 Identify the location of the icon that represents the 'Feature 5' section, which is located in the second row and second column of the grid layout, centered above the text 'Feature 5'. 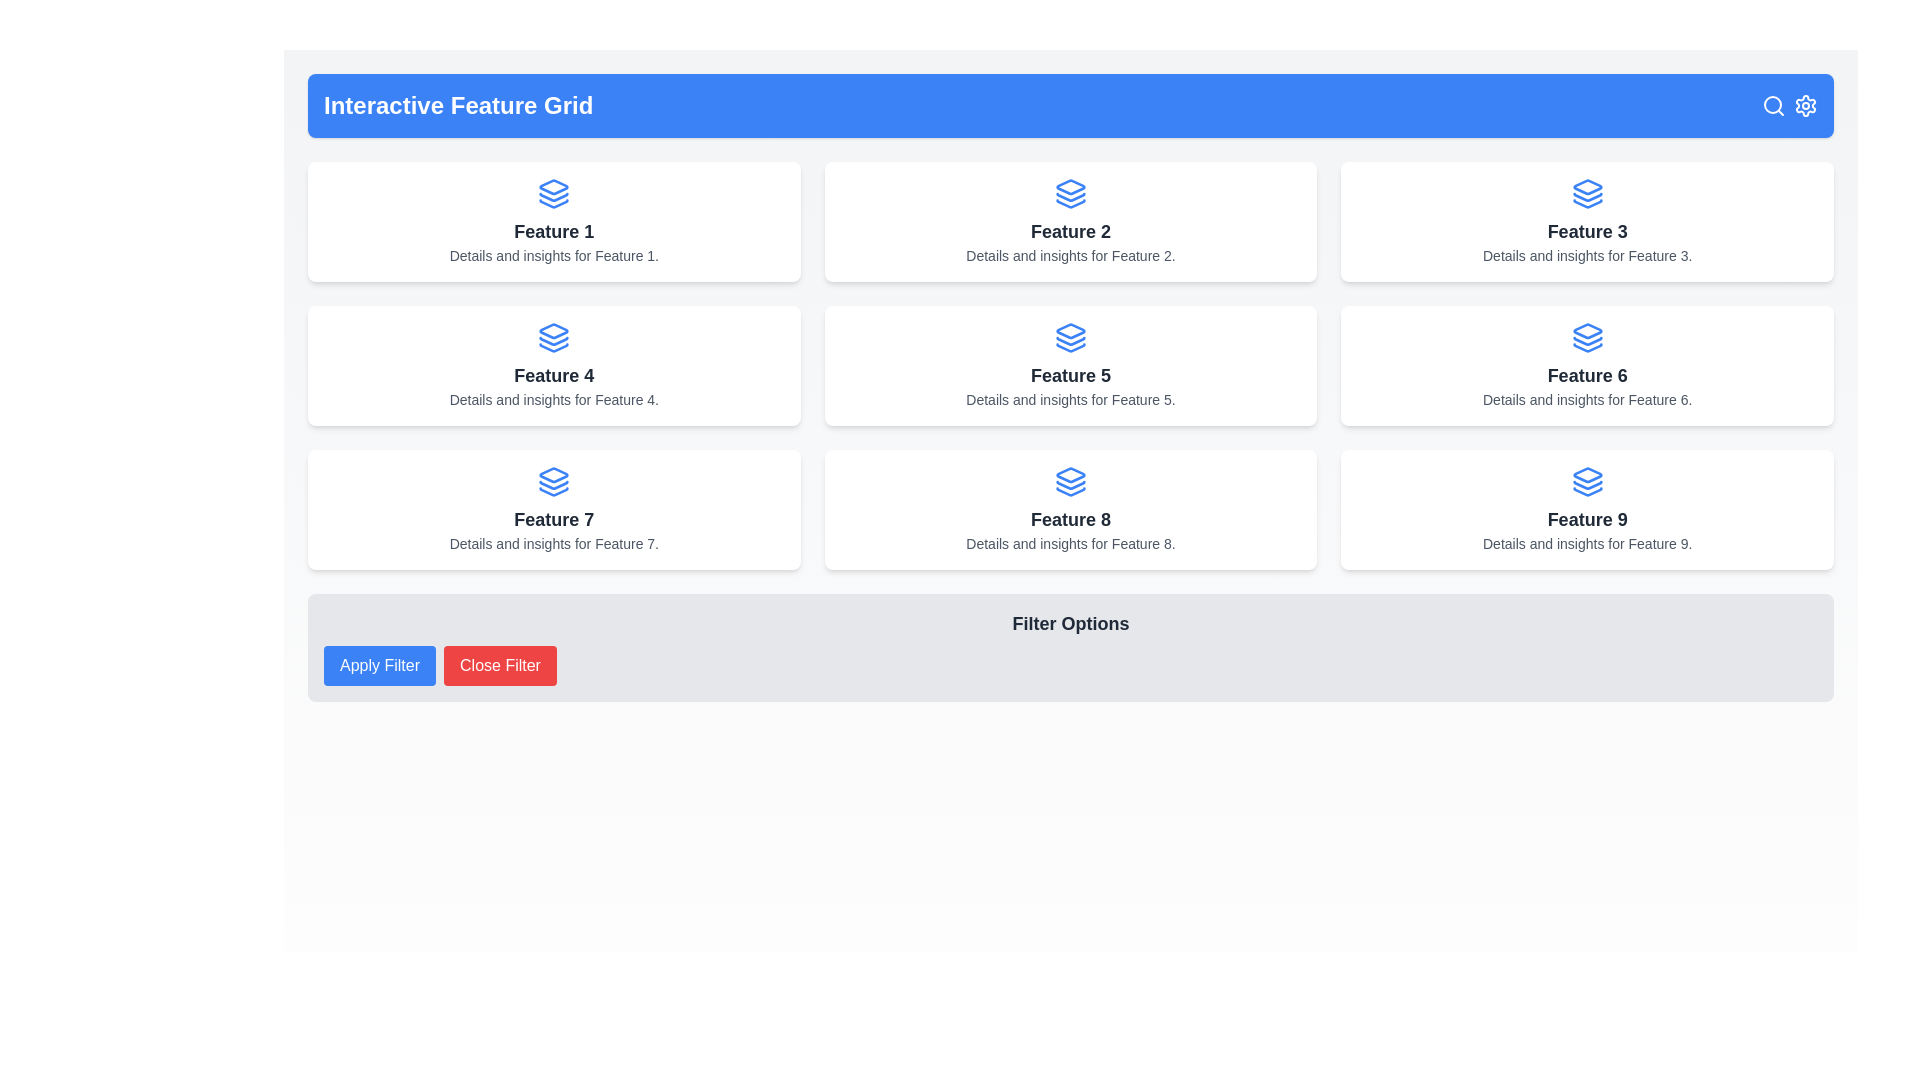
(1069, 337).